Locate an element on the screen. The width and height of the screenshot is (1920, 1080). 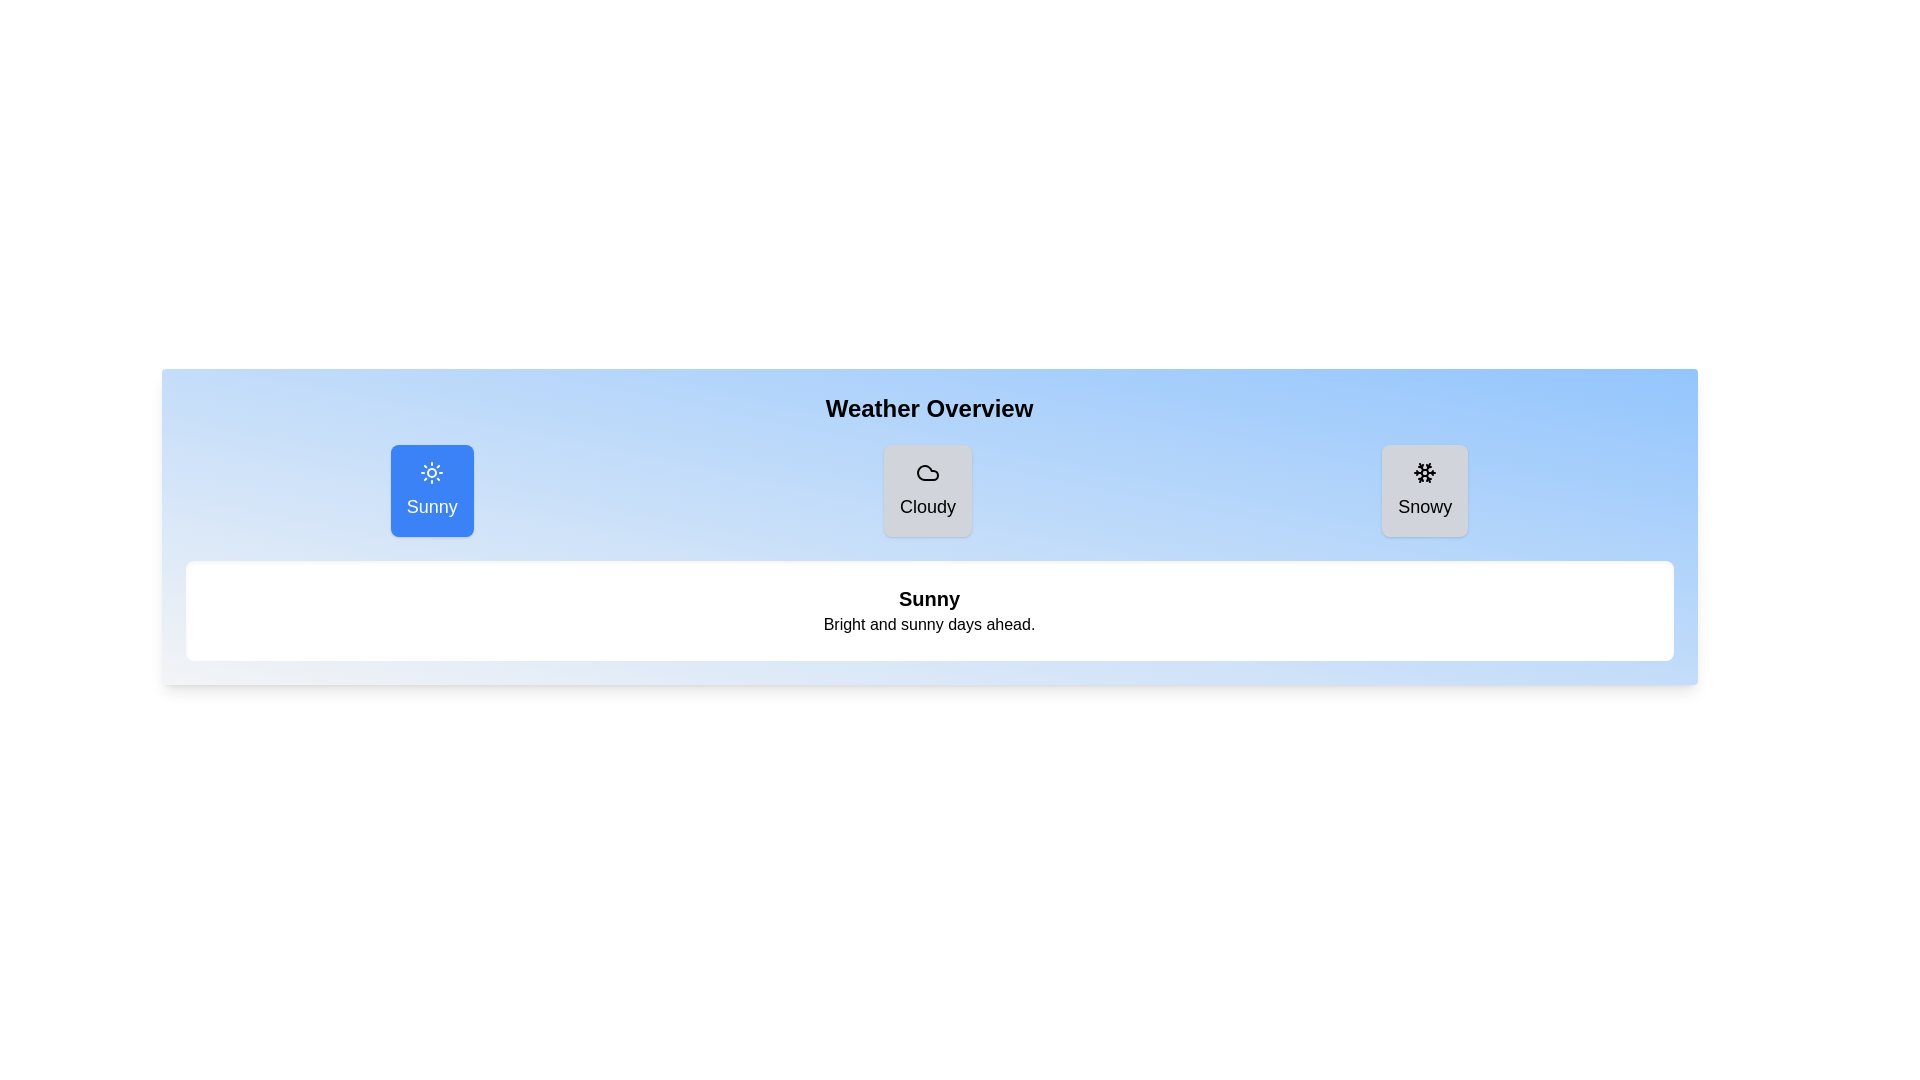
the Sunny weather tab to view its details is located at coordinates (431, 490).